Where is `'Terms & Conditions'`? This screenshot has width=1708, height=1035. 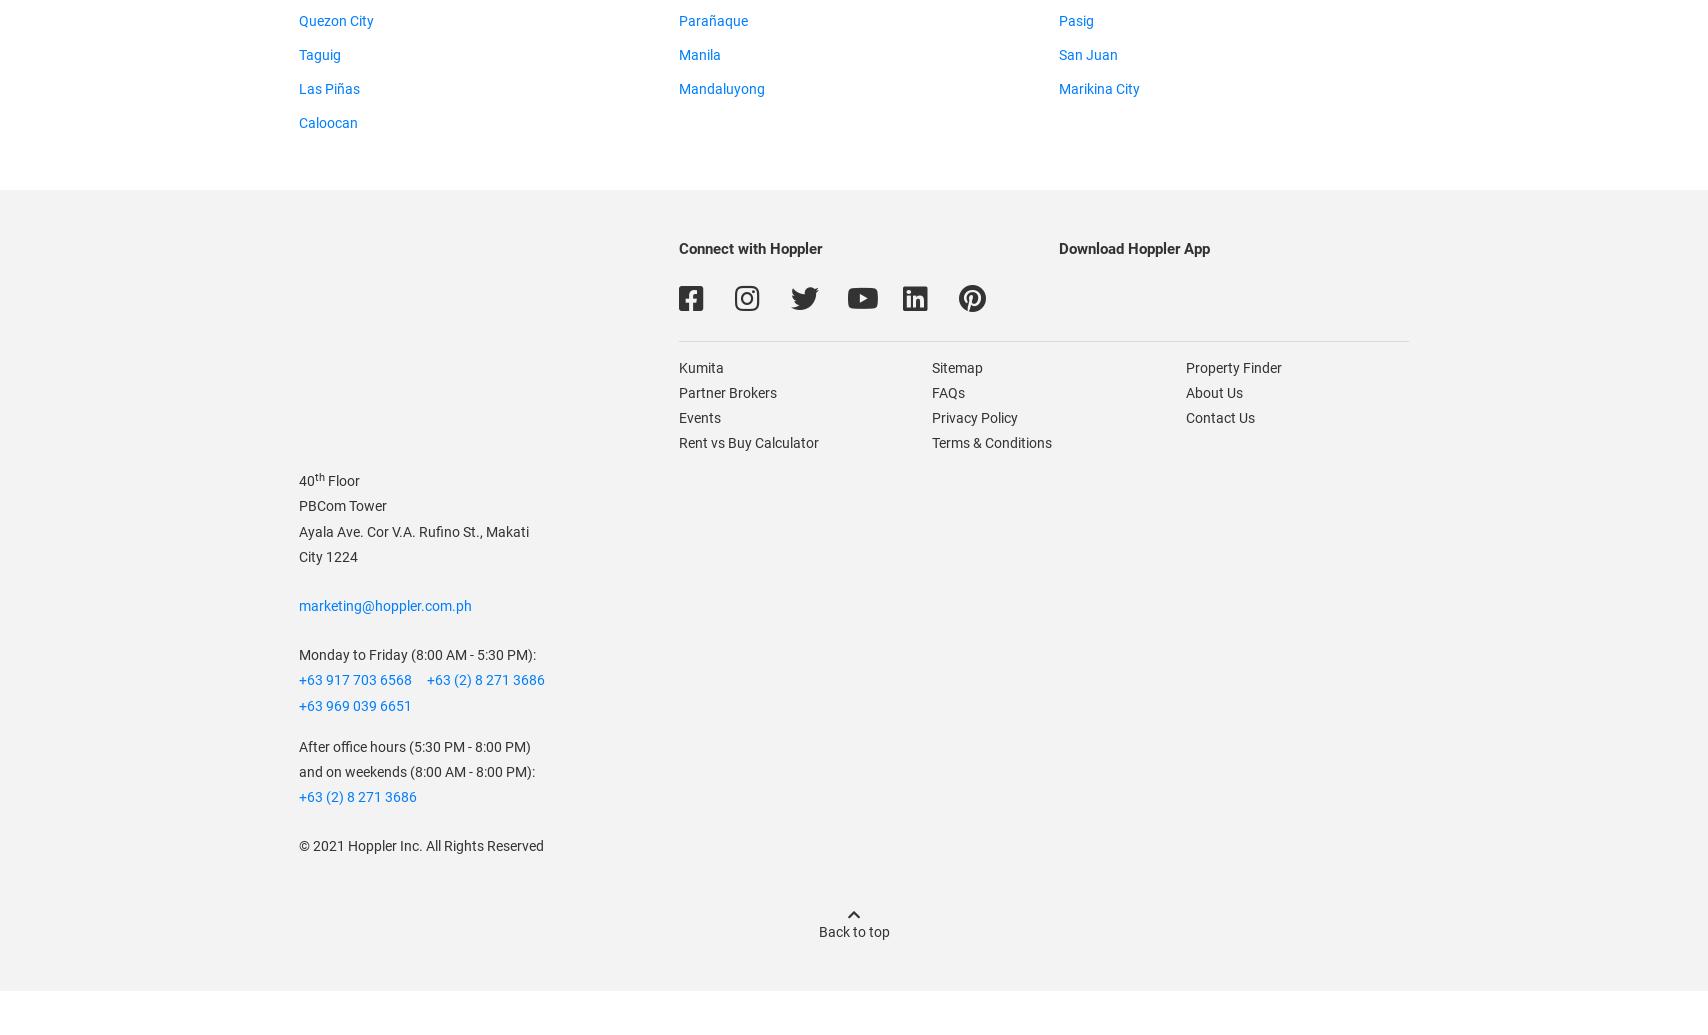
'Terms & Conditions' is located at coordinates (992, 442).